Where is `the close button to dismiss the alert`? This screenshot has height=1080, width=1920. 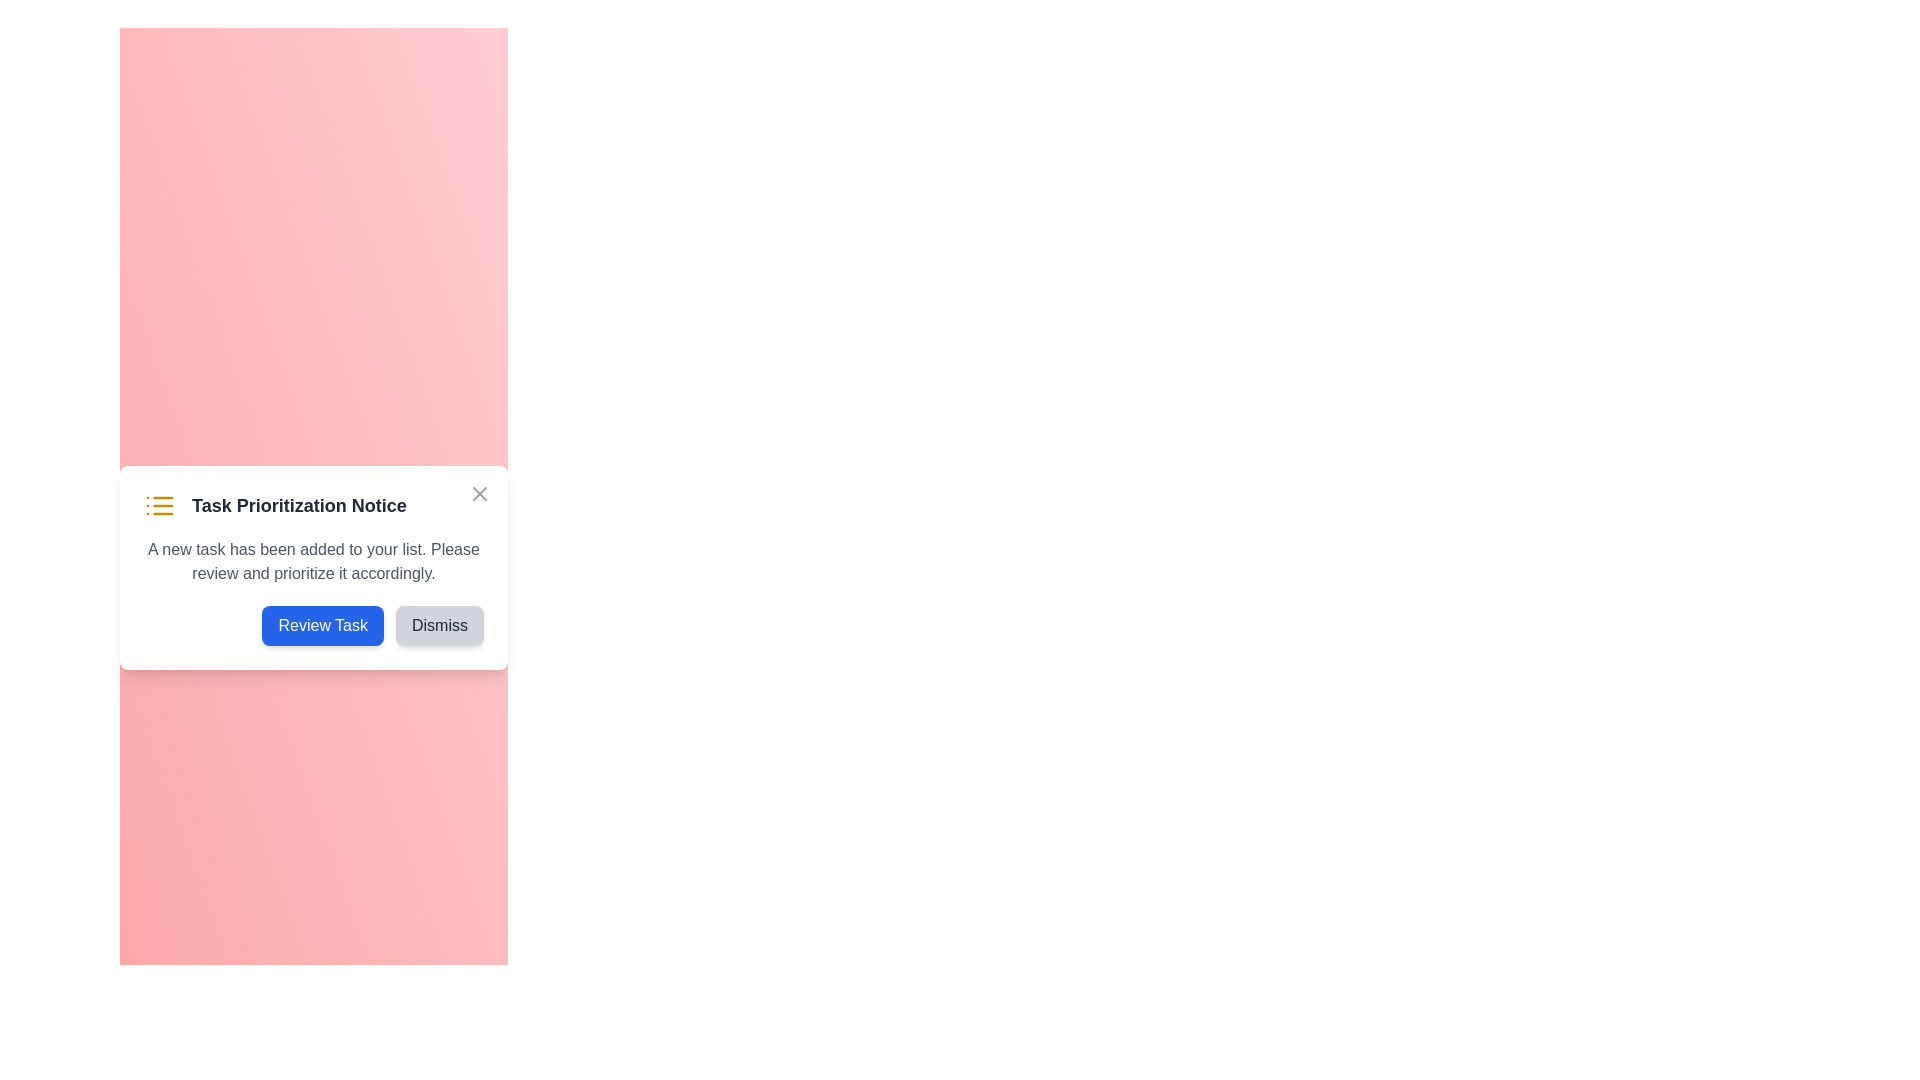
the close button to dismiss the alert is located at coordinates (480, 493).